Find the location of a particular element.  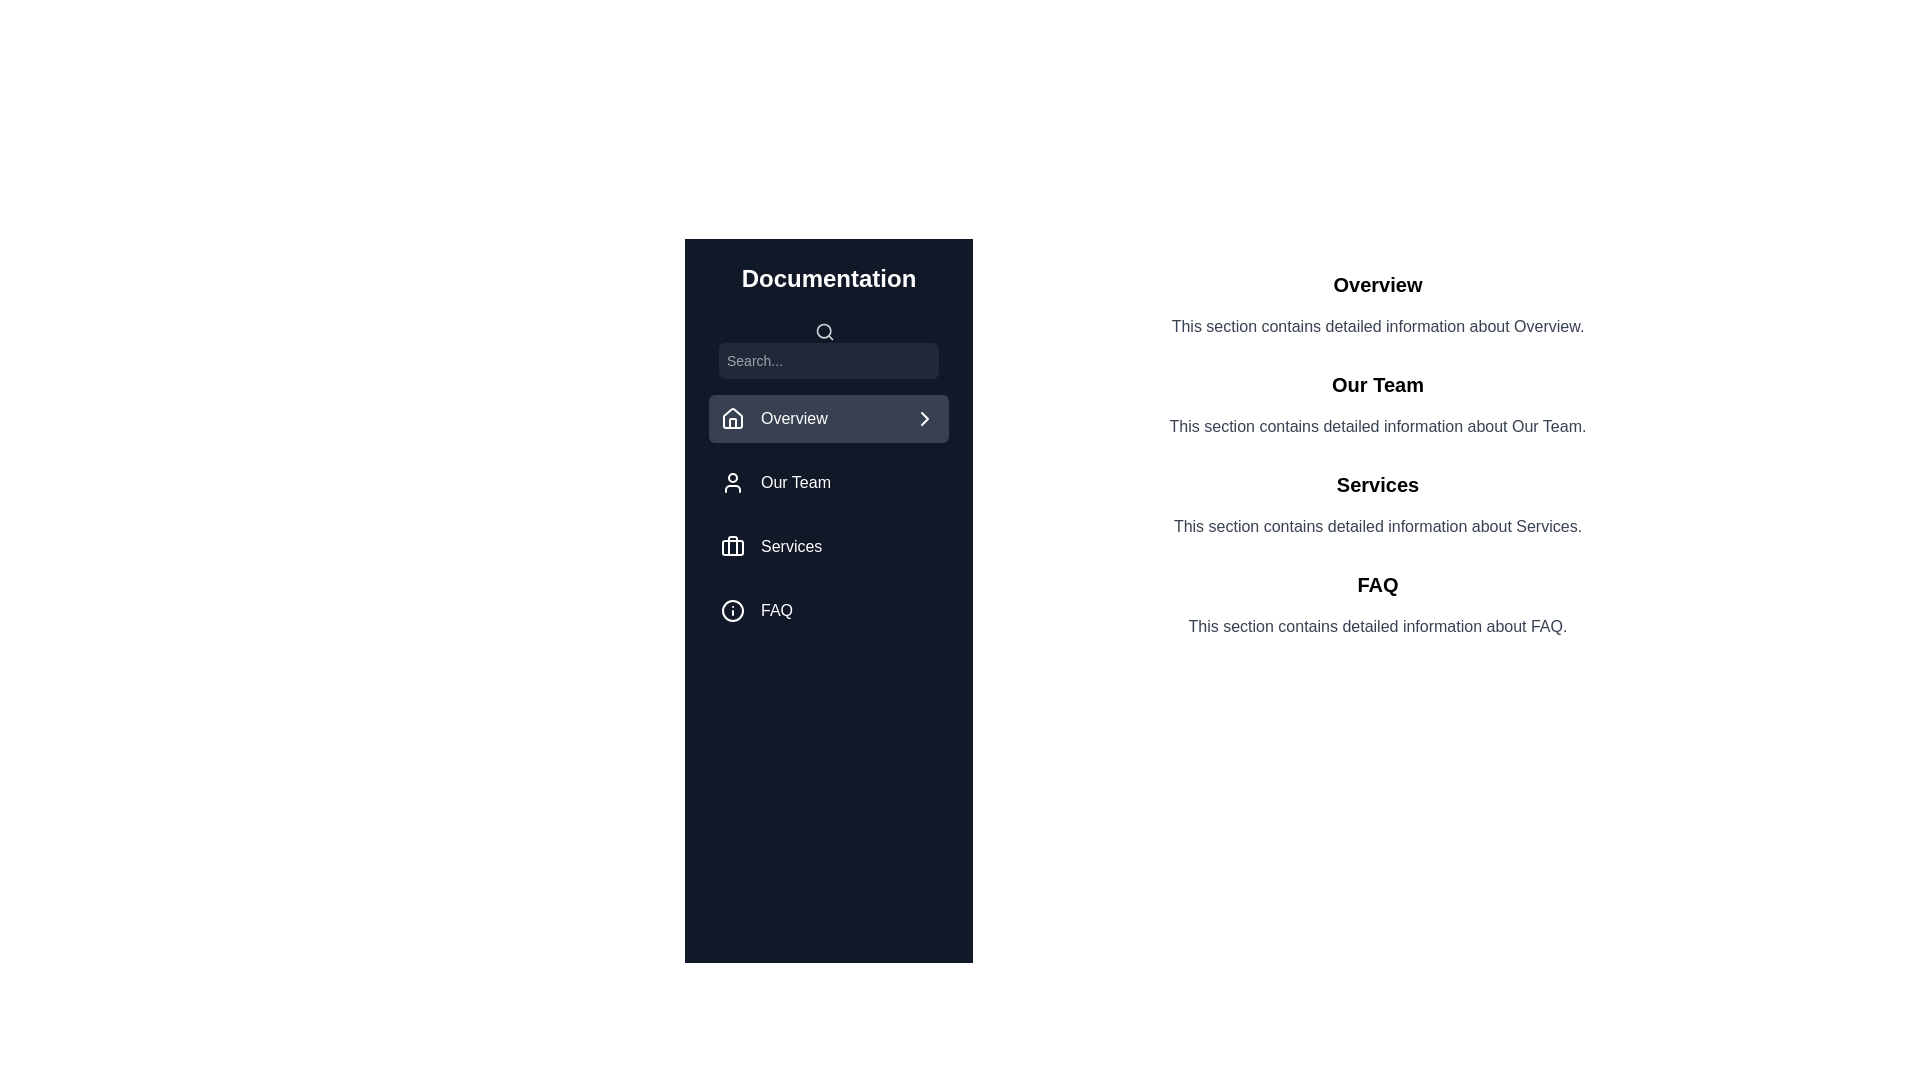

the house icon located on the left side of the 'Overview' menu item is located at coordinates (732, 418).